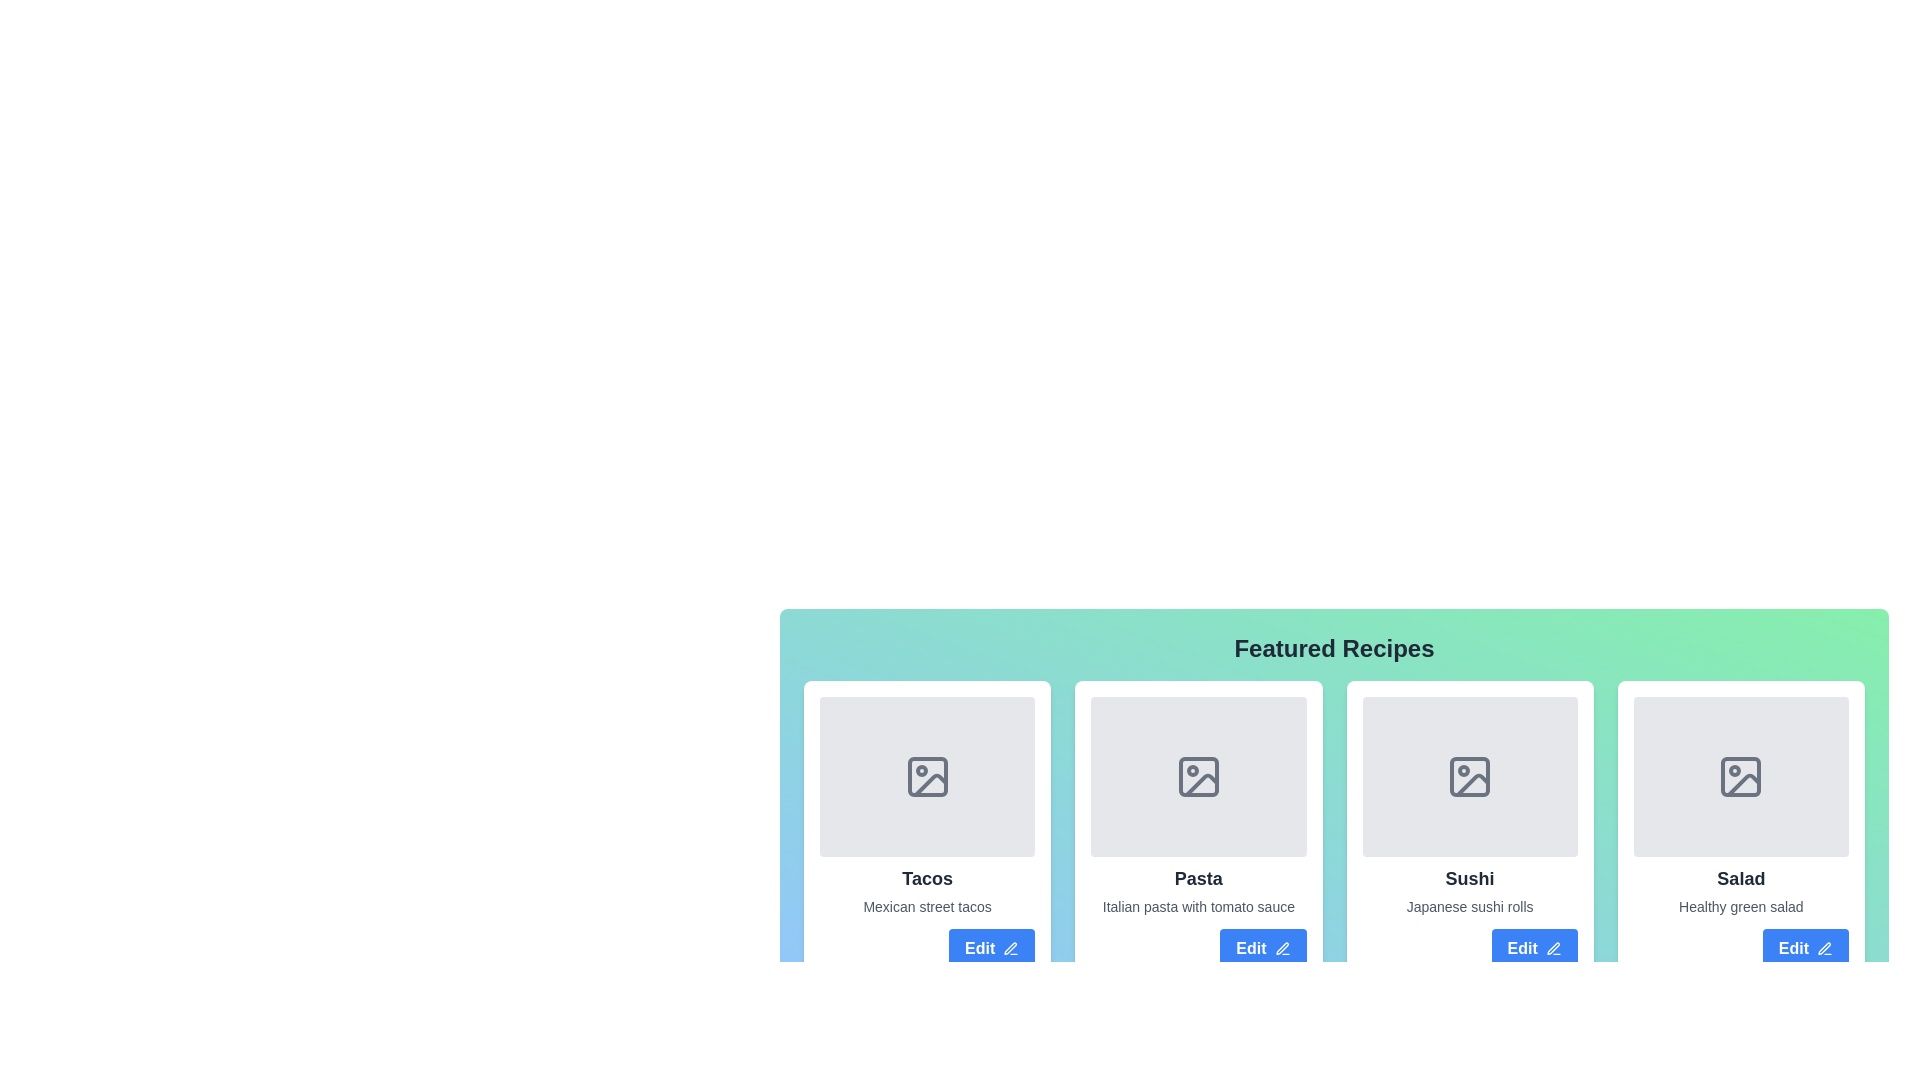 The height and width of the screenshot is (1080, 1920). Describe the element at coordinates (1010, 947) in the screenshot. I see `the pen icon used for editing, located within the 'Edit' button below the 'Tacos' card in the 'Featured Recipes' section` at that location.